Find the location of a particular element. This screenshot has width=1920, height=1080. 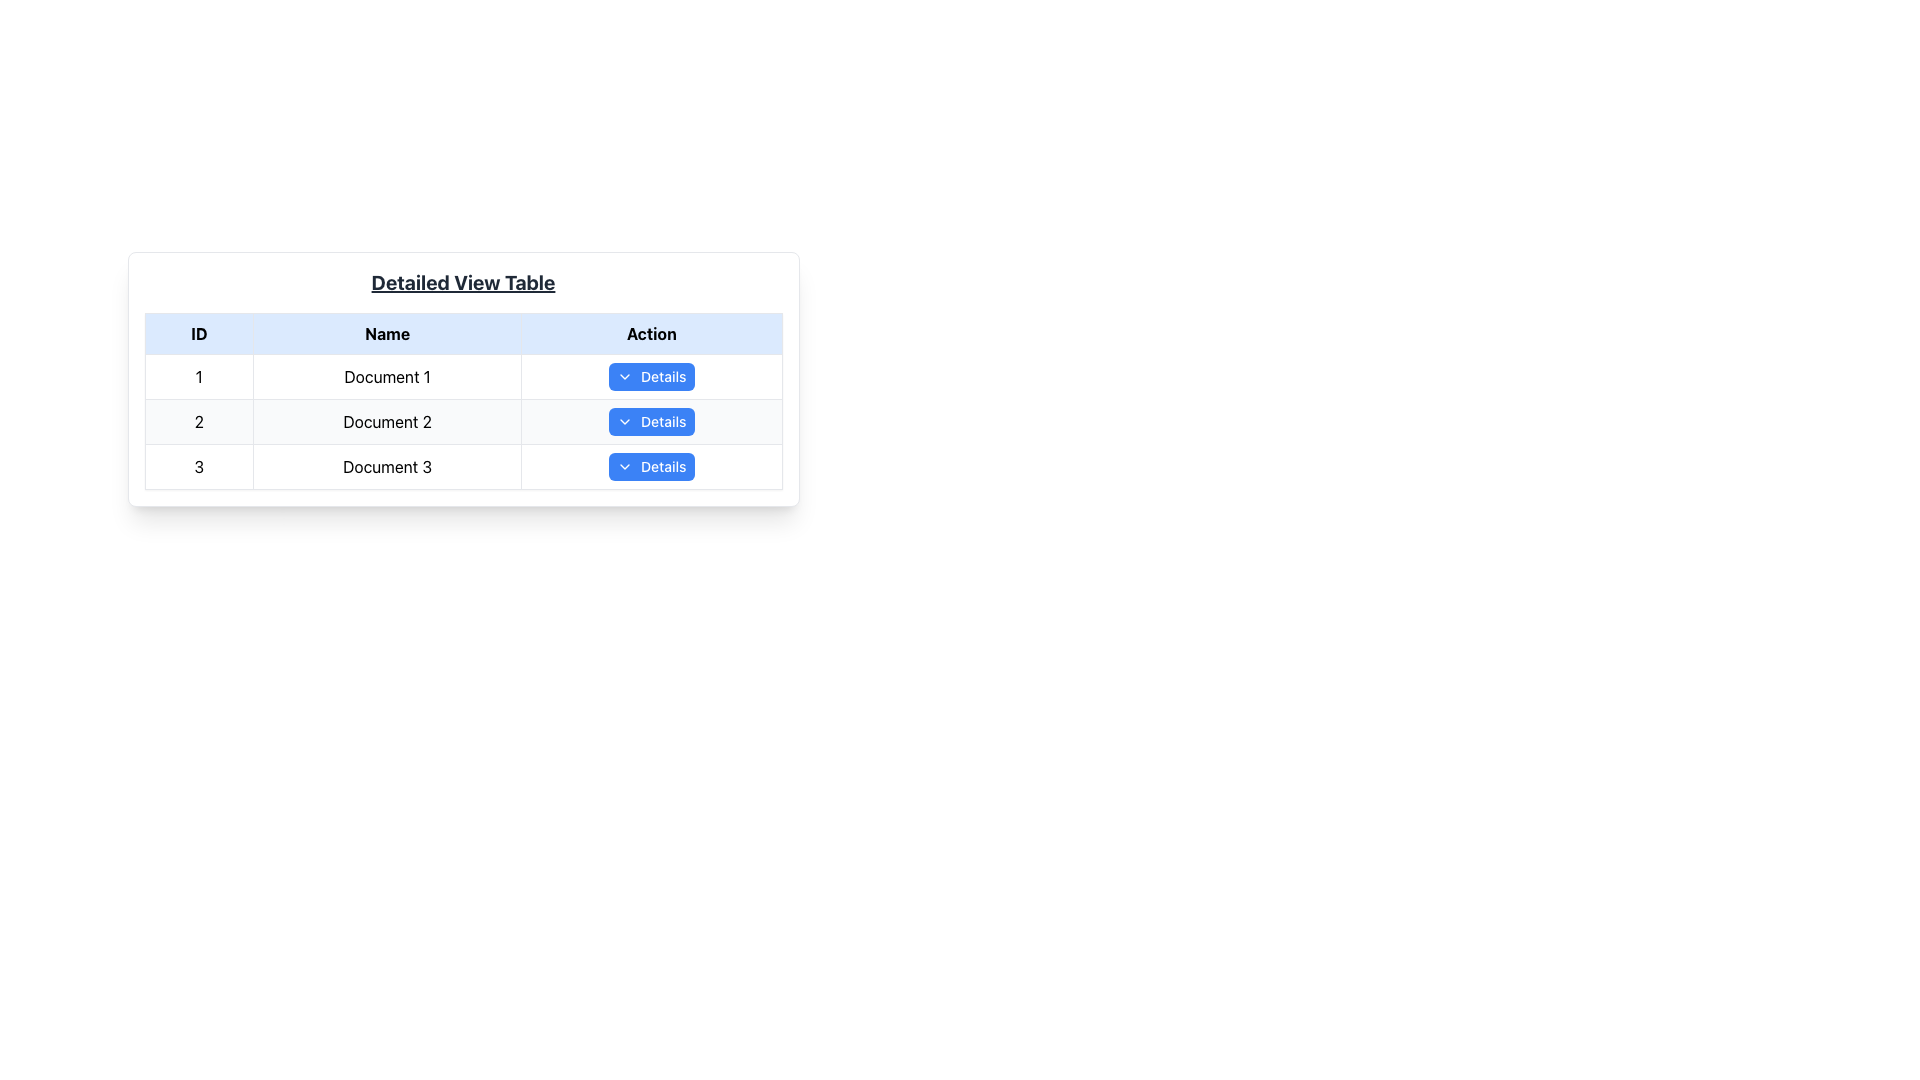

the Table Cell Text displaying the number '1' in the first cell of the first row of the 'Detailed View Table' is located at coordinates (199, 377).